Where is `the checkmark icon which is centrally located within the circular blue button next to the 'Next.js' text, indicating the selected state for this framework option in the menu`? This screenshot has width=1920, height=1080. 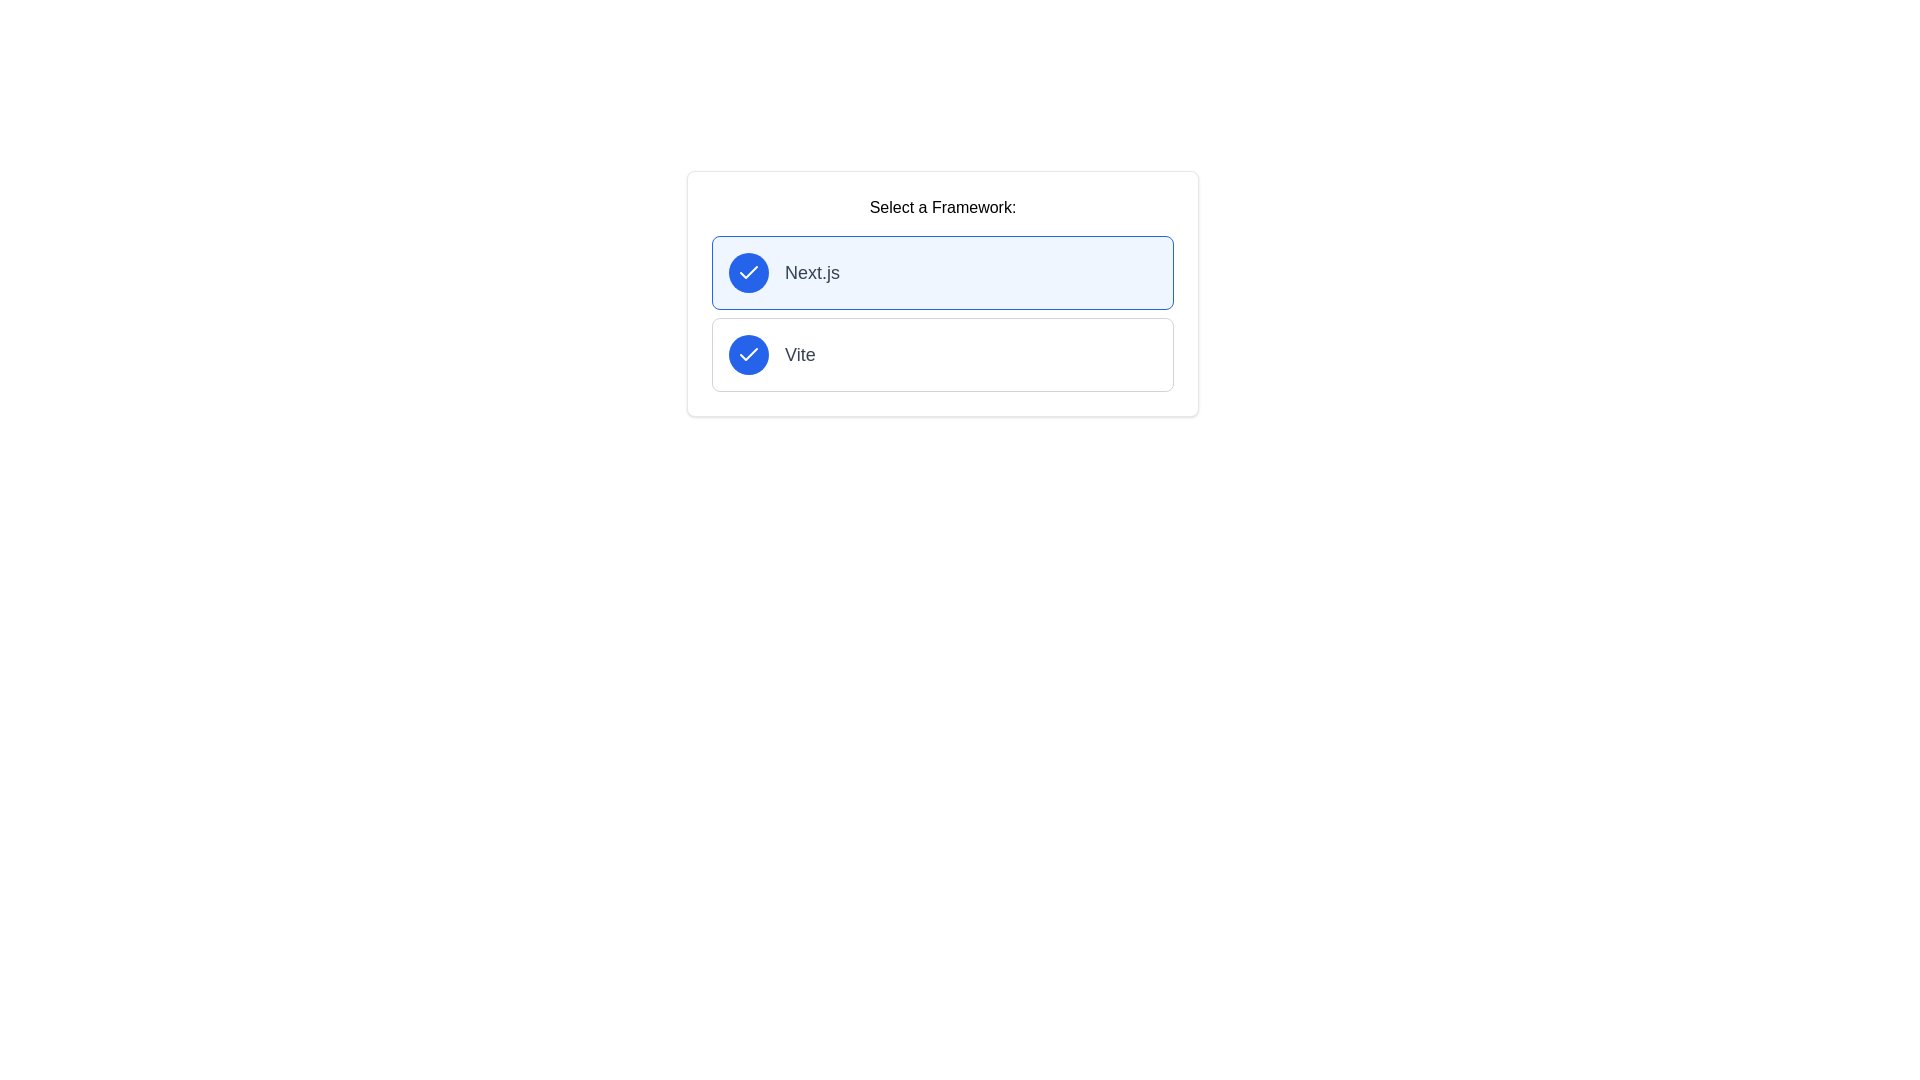 the checkmark icon which is centrally located within the circular blue button next to the 'Next.js' text, indicating the selected state for this framework option in the menu is located at coordinates (747, 353).